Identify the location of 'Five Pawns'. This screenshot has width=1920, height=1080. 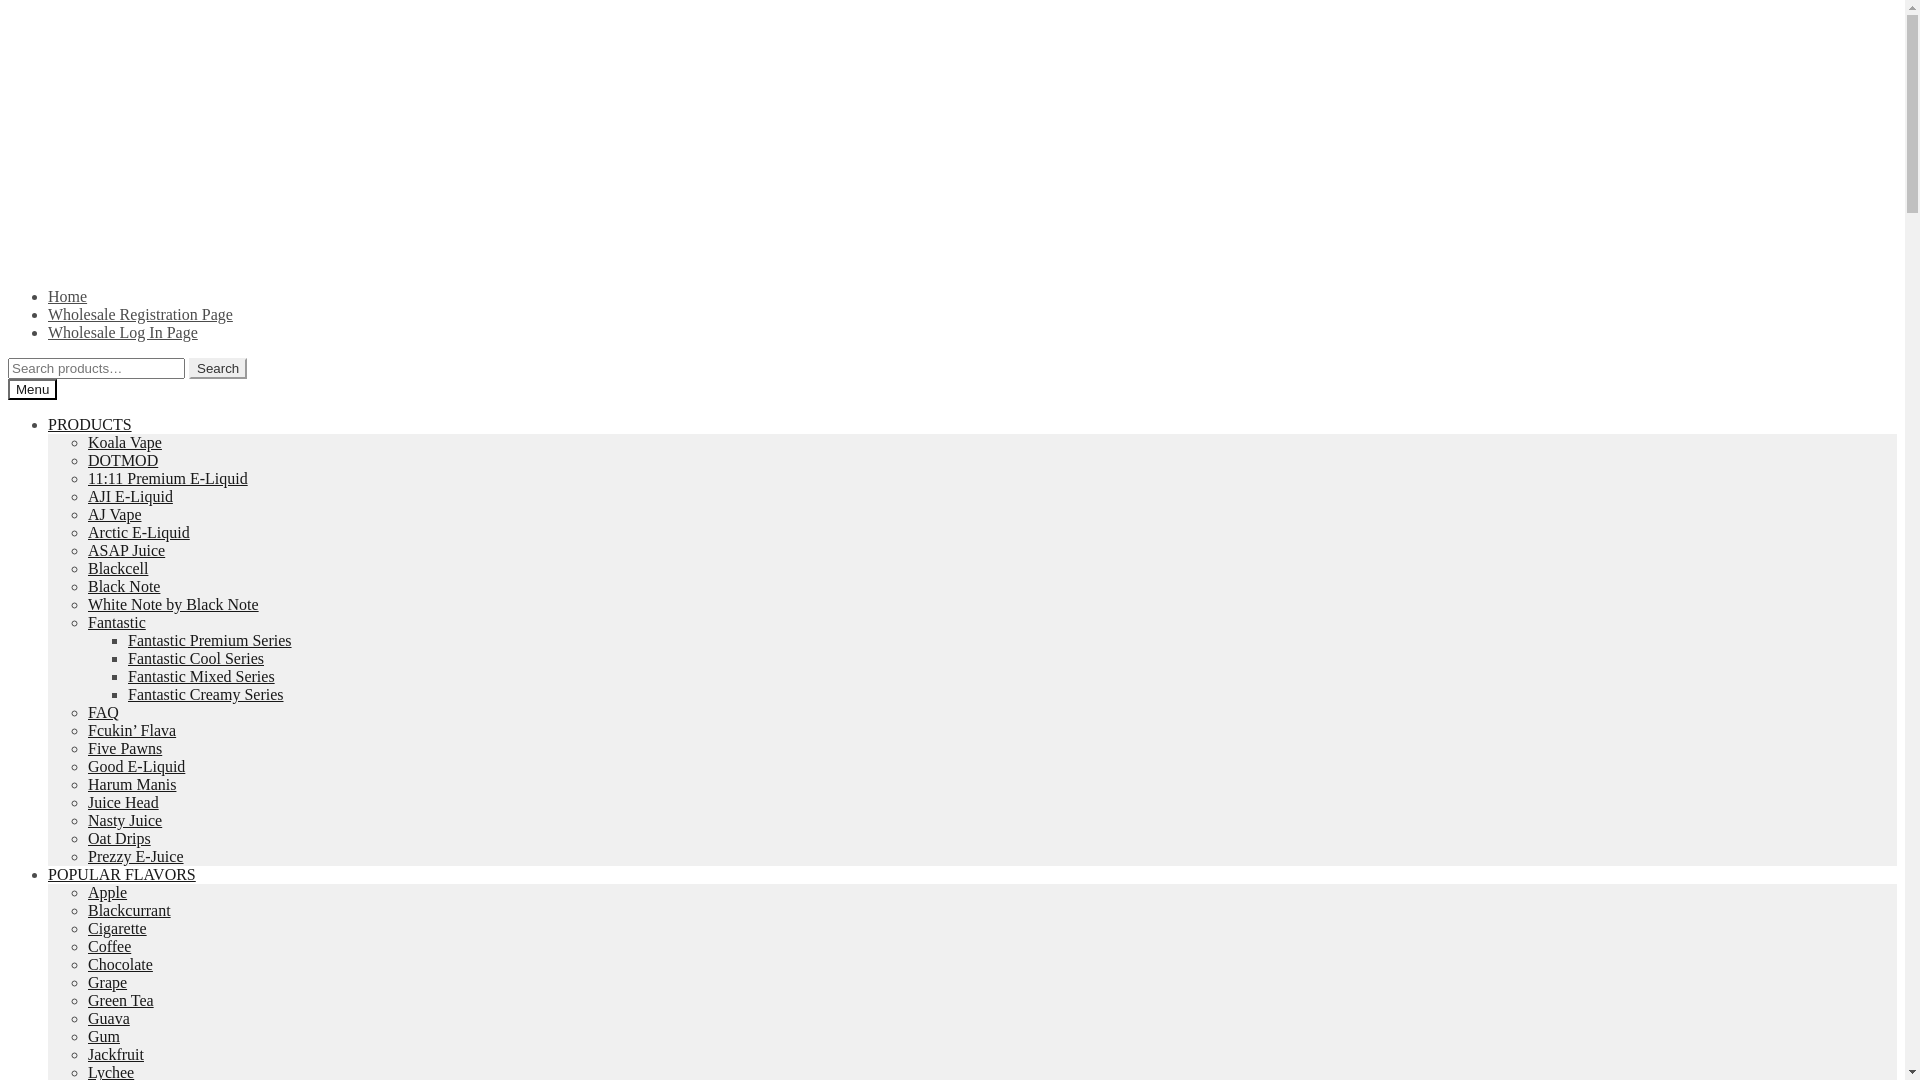
(86, 748).